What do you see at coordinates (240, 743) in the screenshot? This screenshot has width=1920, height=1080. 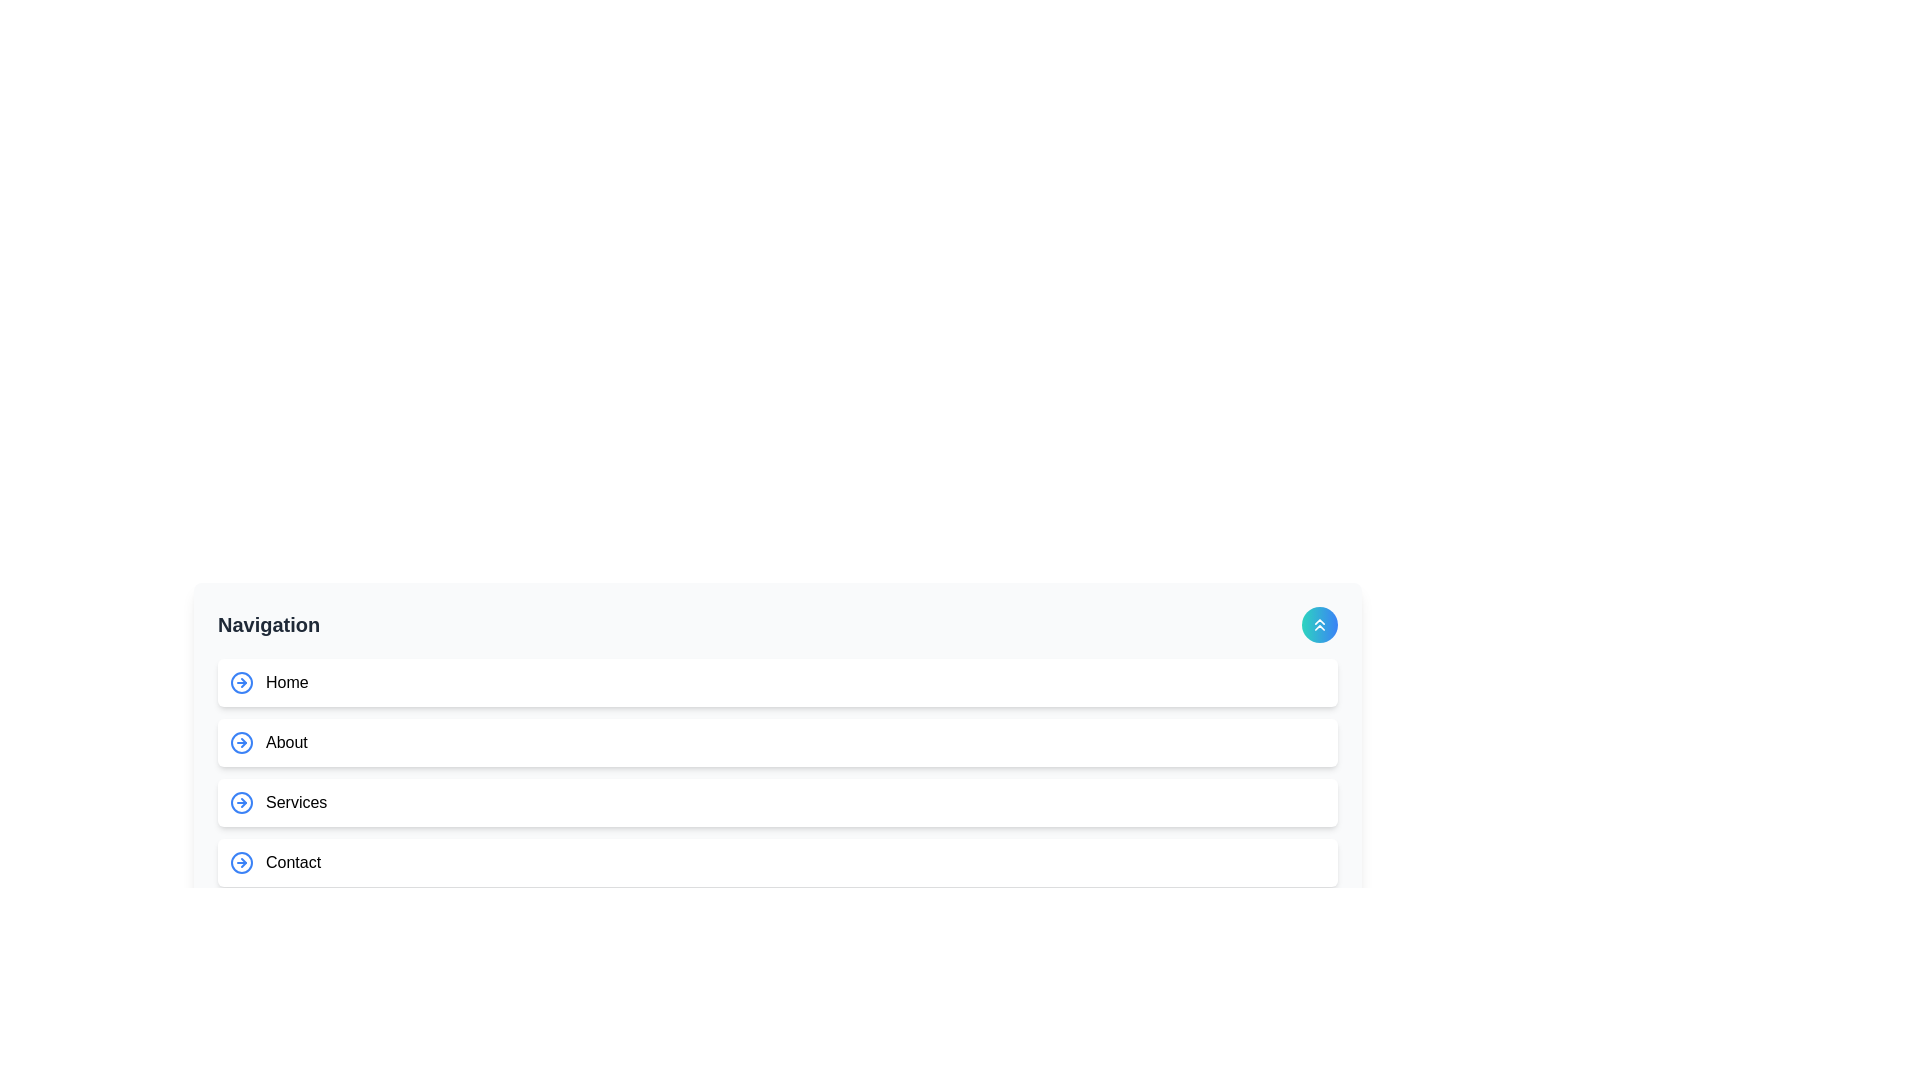 I see `the circular arrow icon located at the leftmost position within the 'About' menu option` at bounding box center [240, 743].